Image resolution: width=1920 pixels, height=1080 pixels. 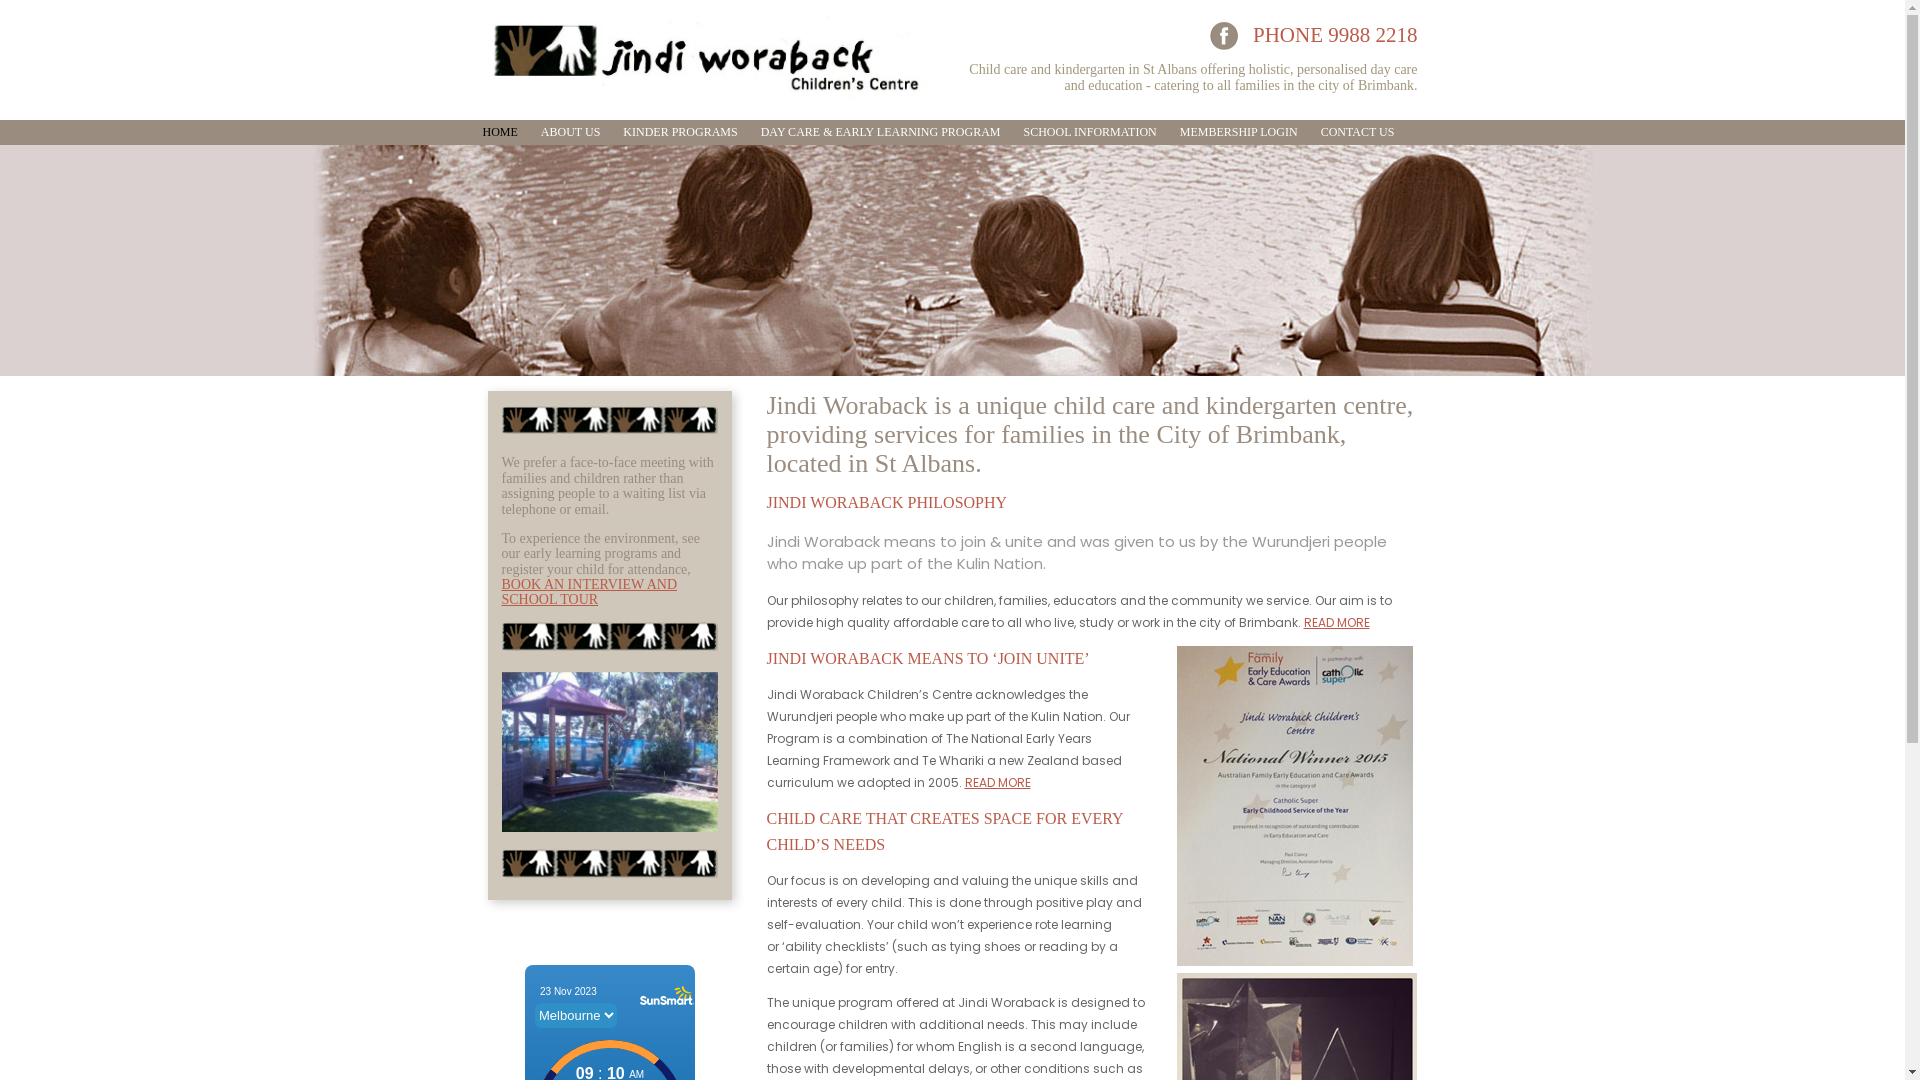 What do you see at coordinates (1237, 132) in the screenshot?
I see `'MEMBERSHIP LOGIN'` at bounding box center [1237, 132].